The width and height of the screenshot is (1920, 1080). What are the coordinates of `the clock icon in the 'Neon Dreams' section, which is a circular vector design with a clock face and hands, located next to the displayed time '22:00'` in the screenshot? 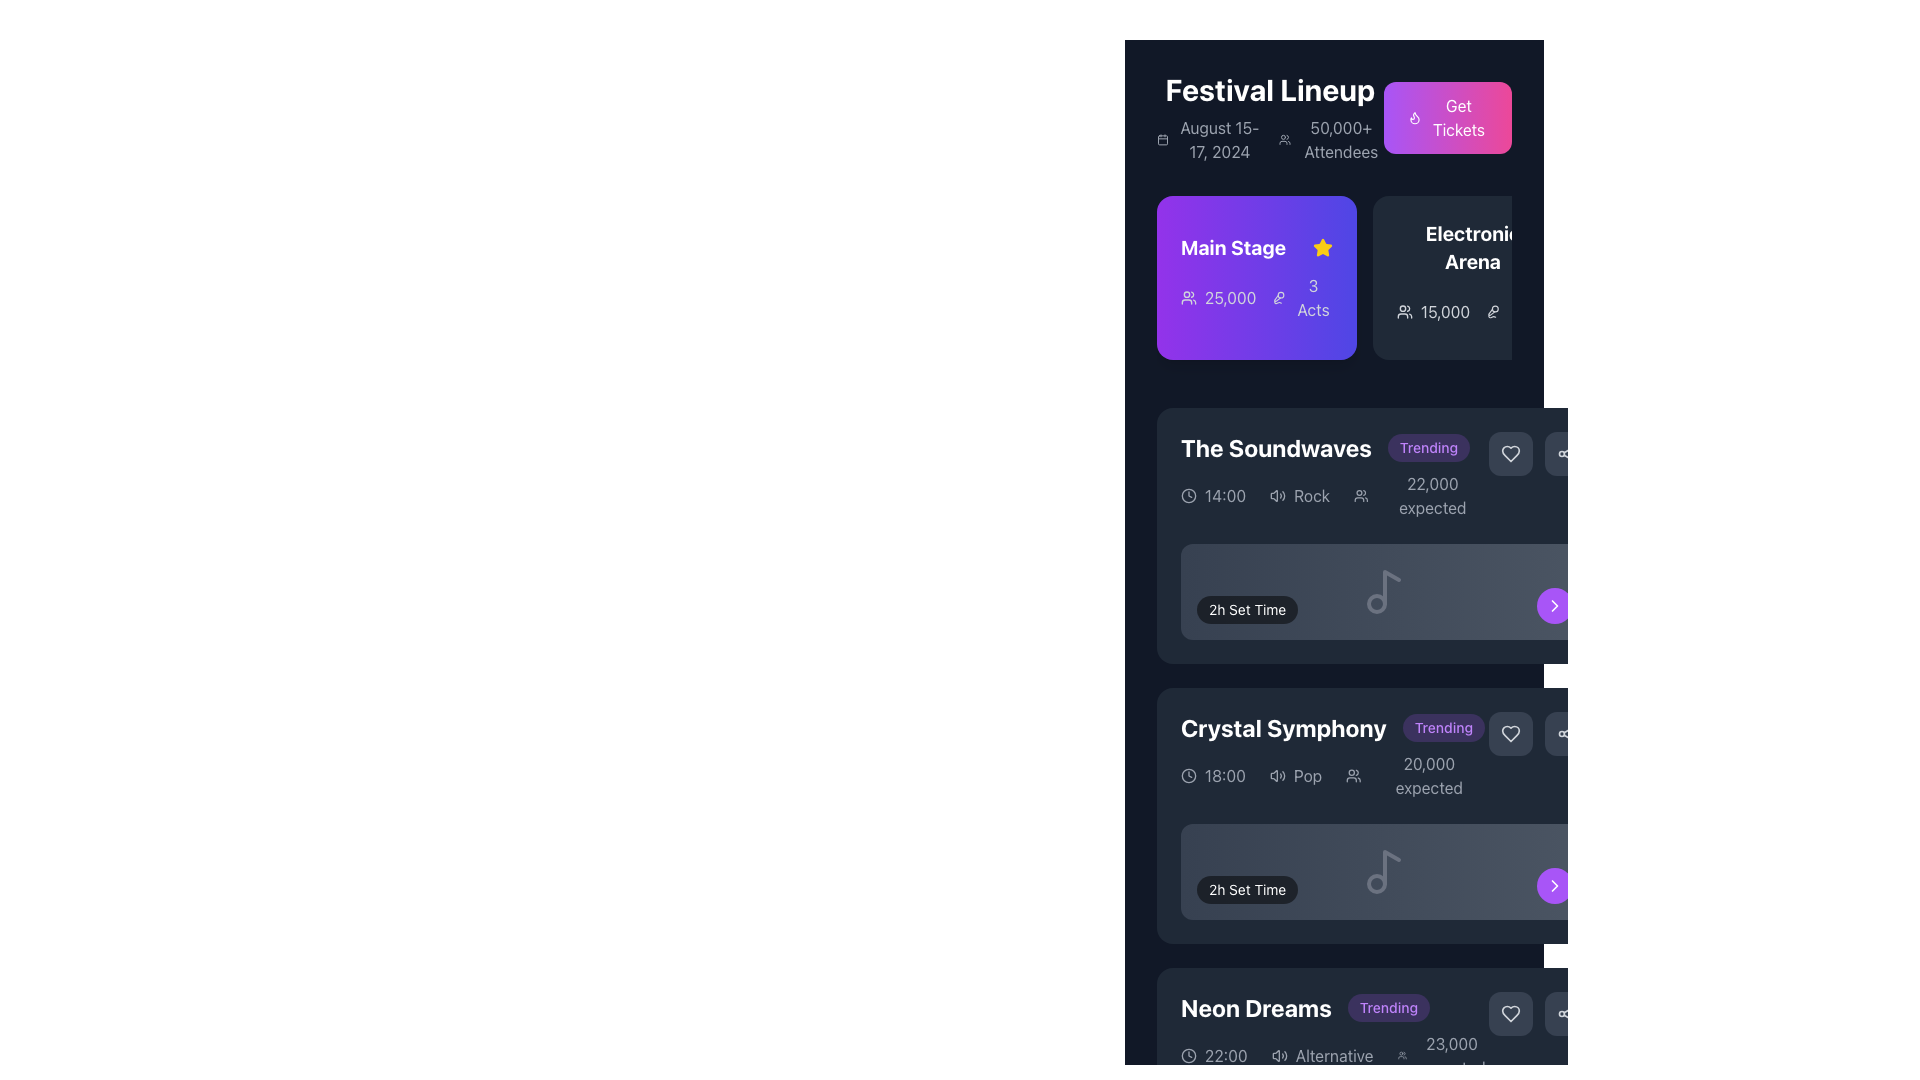 It's located at (1189, 1055).